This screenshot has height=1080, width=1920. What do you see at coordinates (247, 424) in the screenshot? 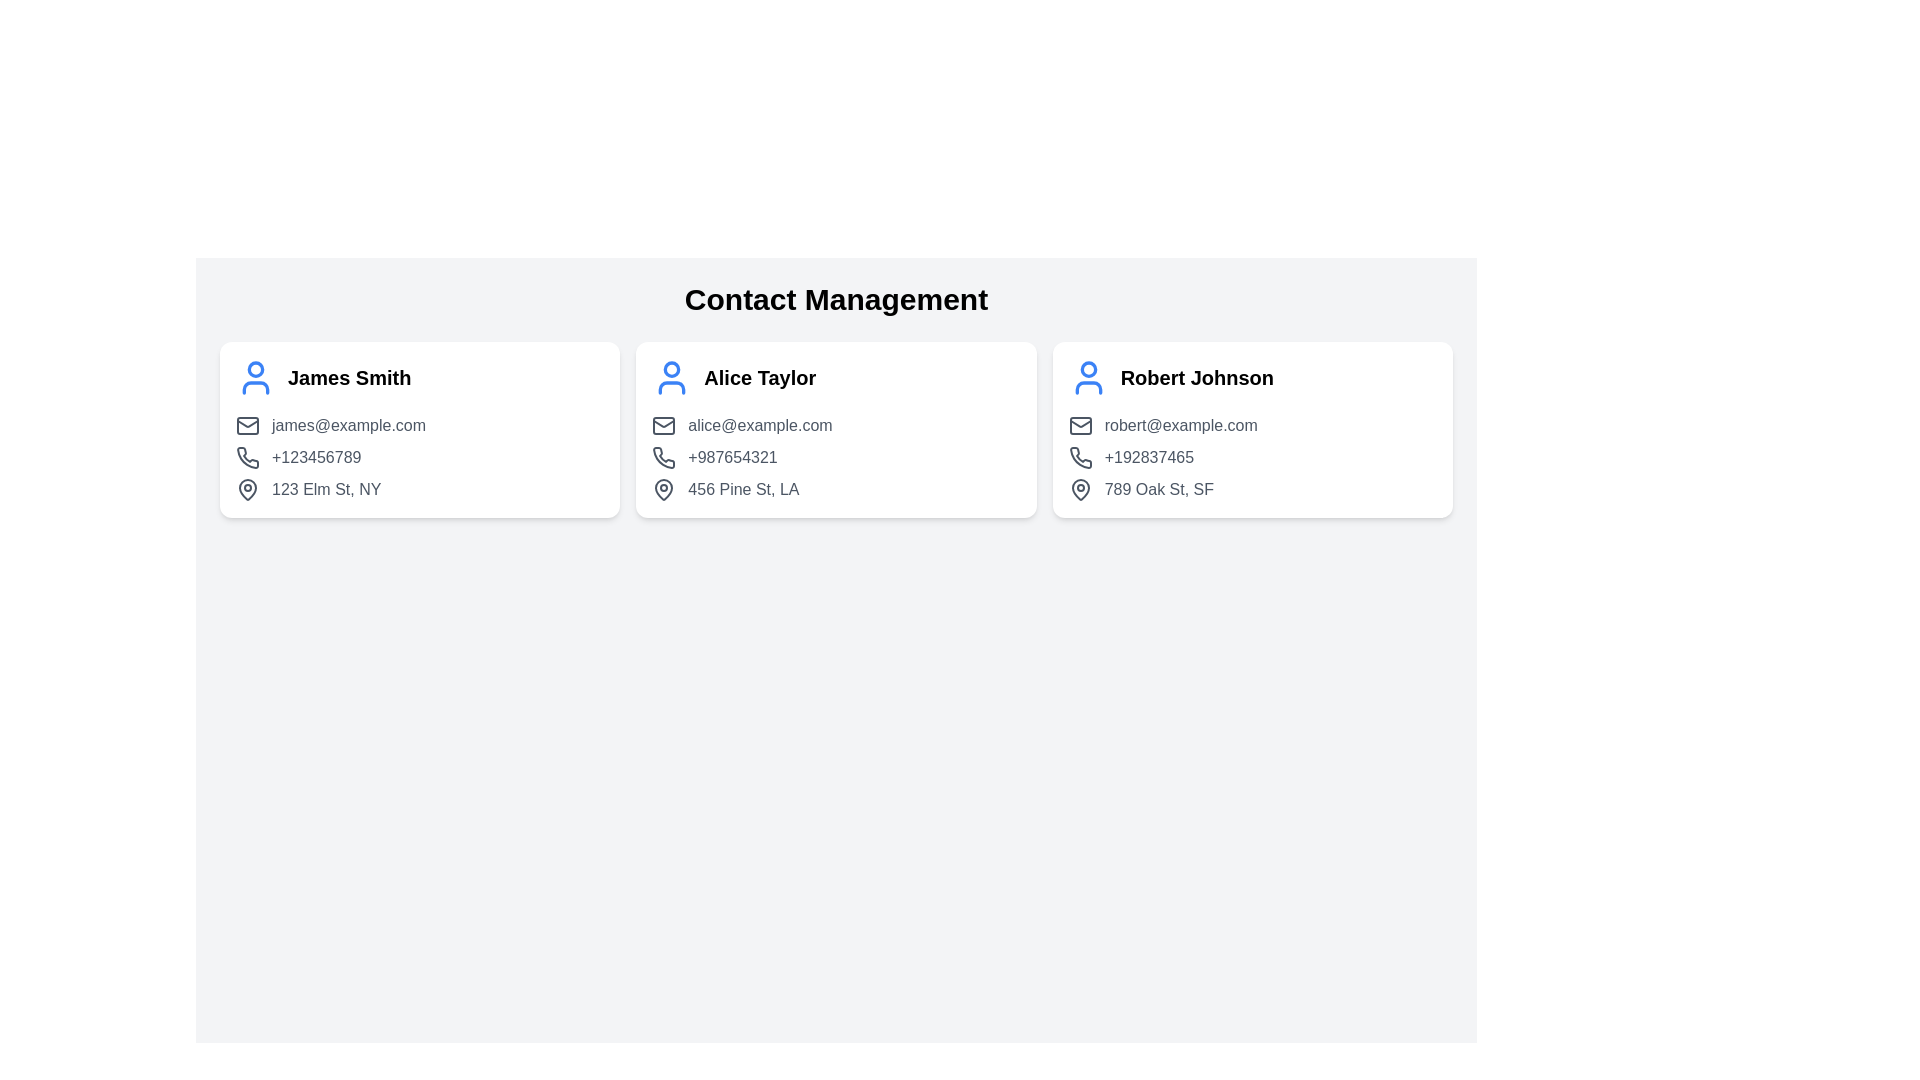
I see `the rectangular vector graphic icon representing an envelope shape, which is located near the email address 'james@example.com'` at bounding box center [247, 424].